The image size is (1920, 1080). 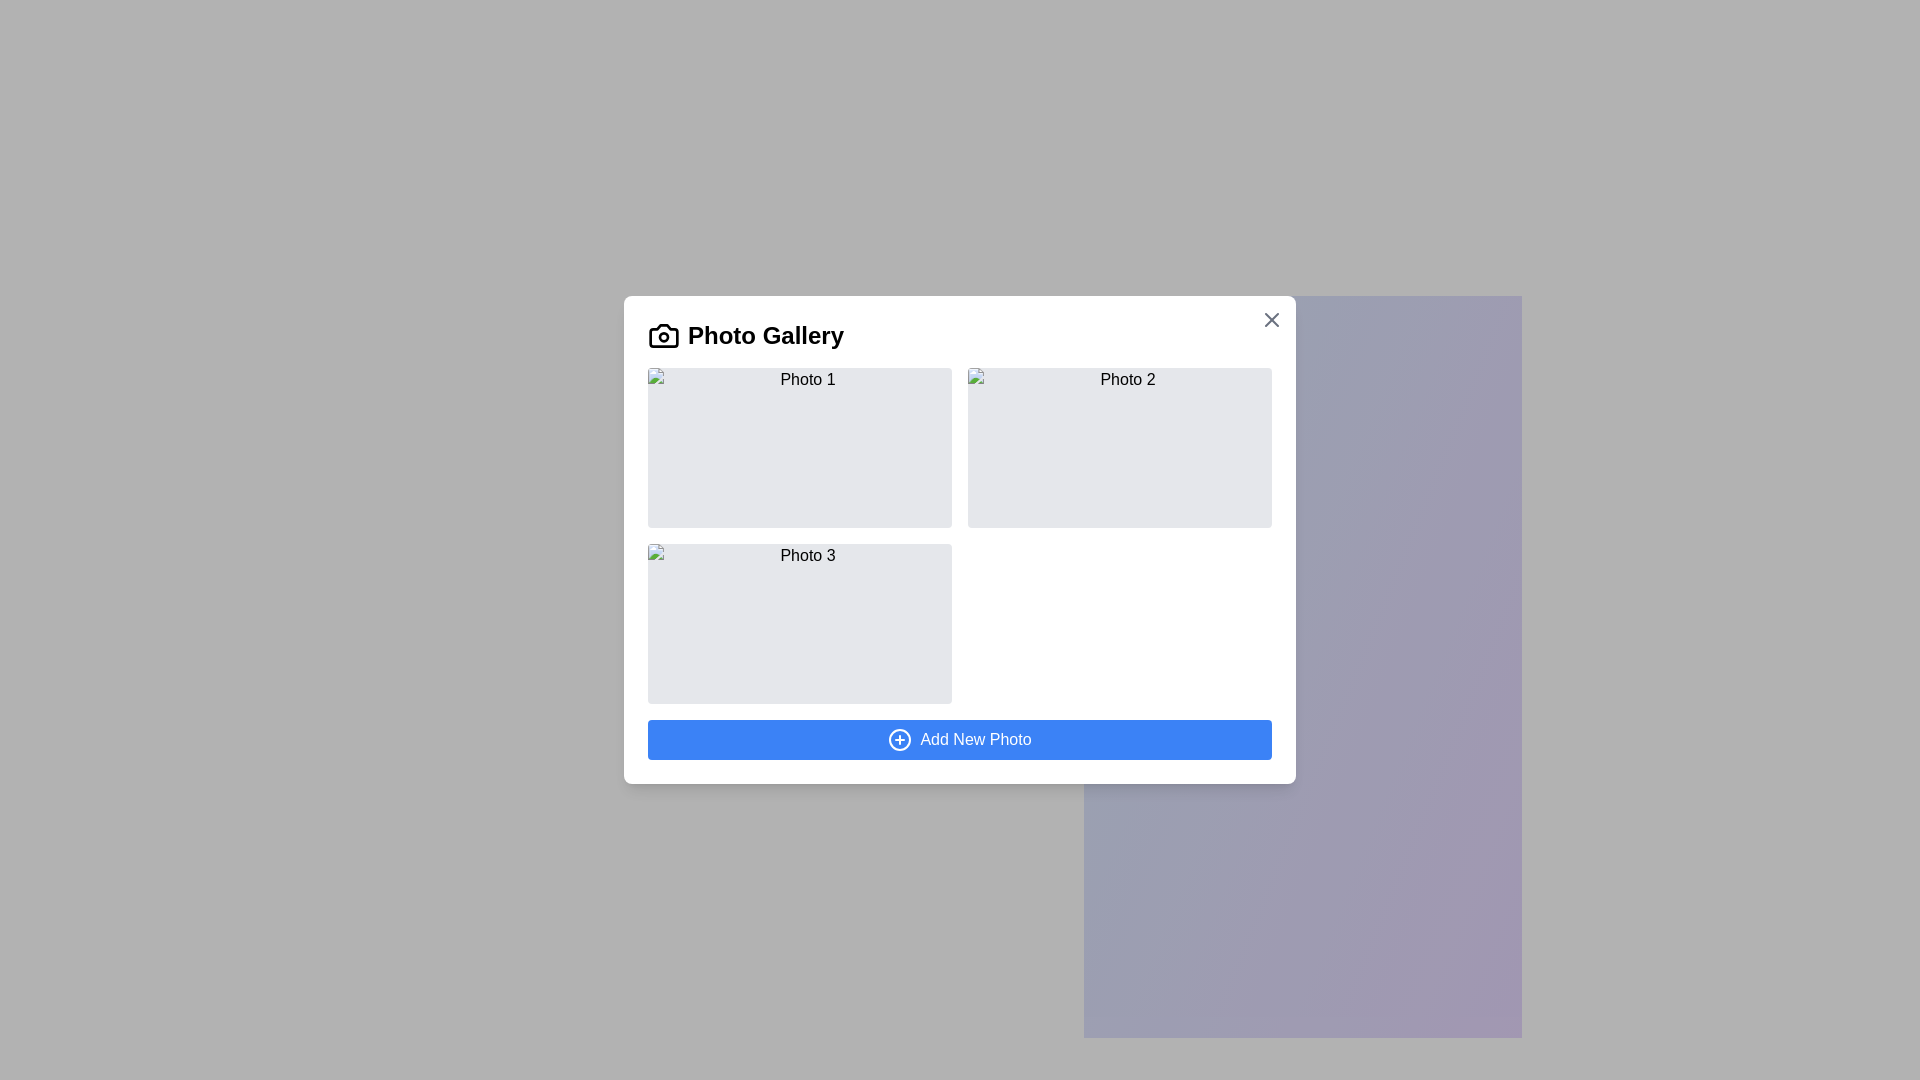 What do you see at coordinates (899, 740) in the screenshot?
I see `the plus sign icon within the 'Add New Photo' button located at the bottom of the 'Photo Gallery' pop-up panel` at bounding box center [899, 740].